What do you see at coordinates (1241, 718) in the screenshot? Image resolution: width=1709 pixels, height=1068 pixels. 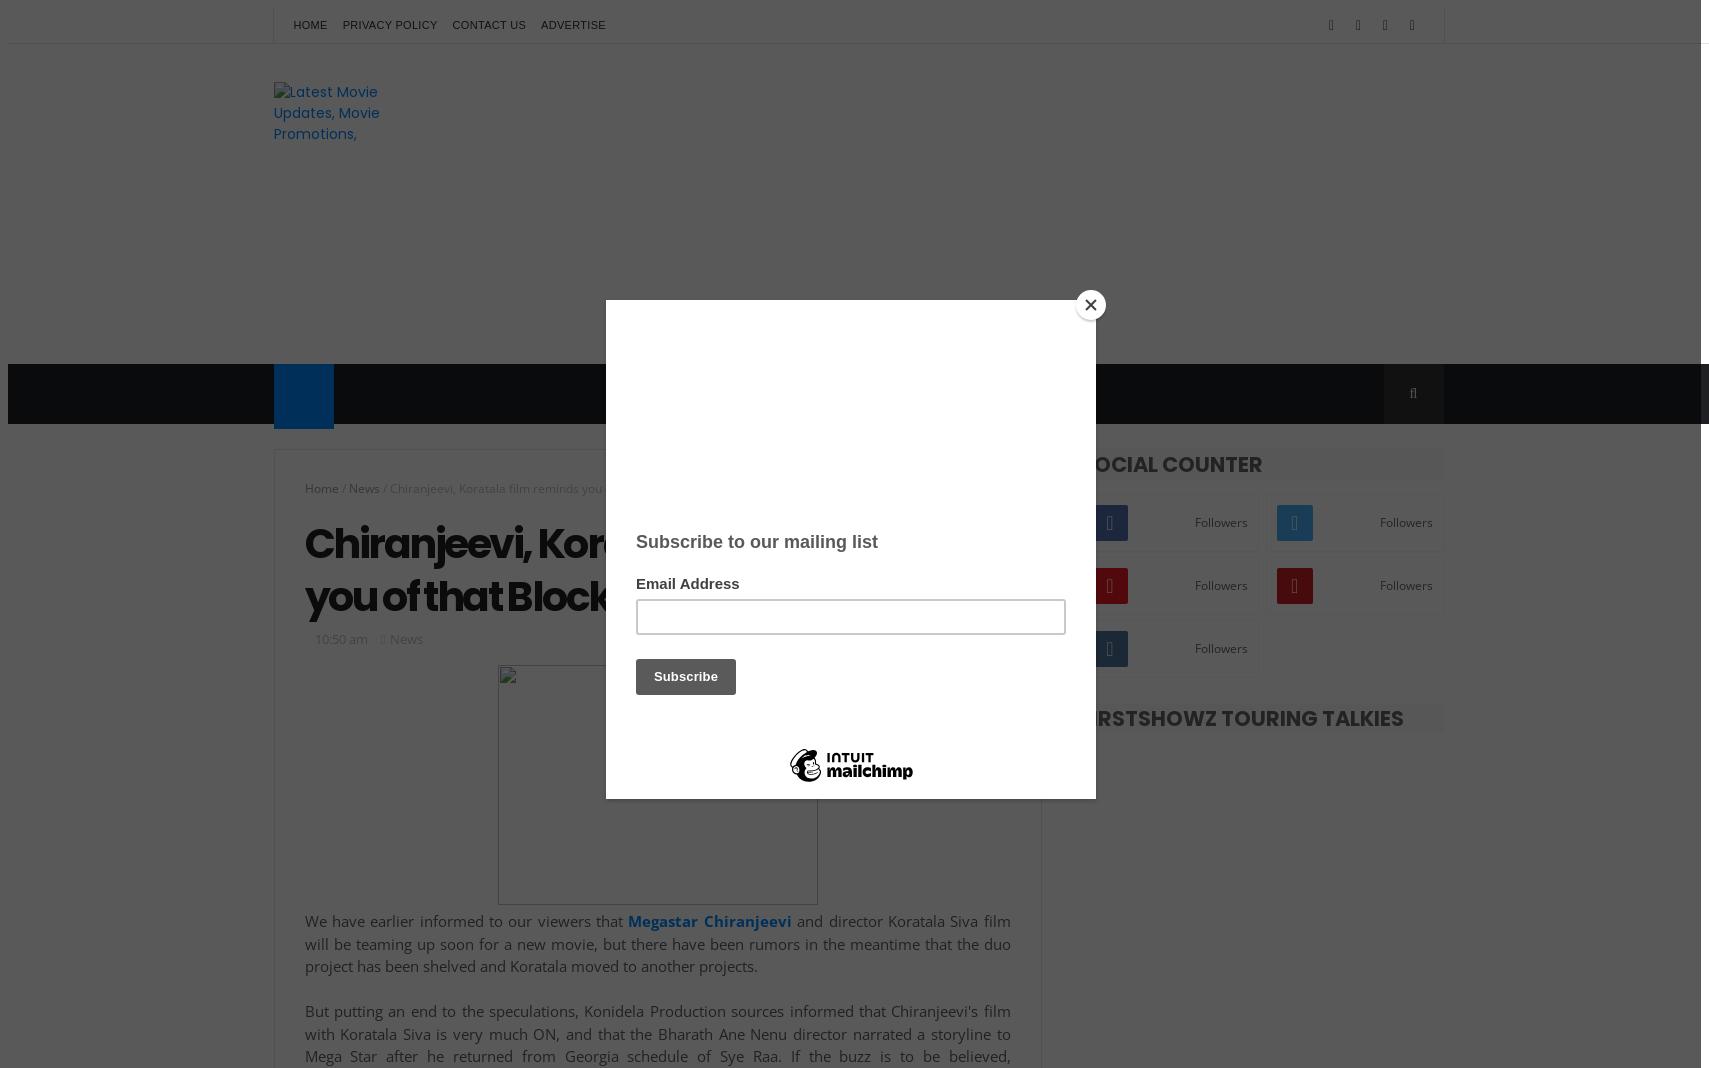 I see `'Firstshowz Touring Talkies'` at bounding box center [1241, 718].